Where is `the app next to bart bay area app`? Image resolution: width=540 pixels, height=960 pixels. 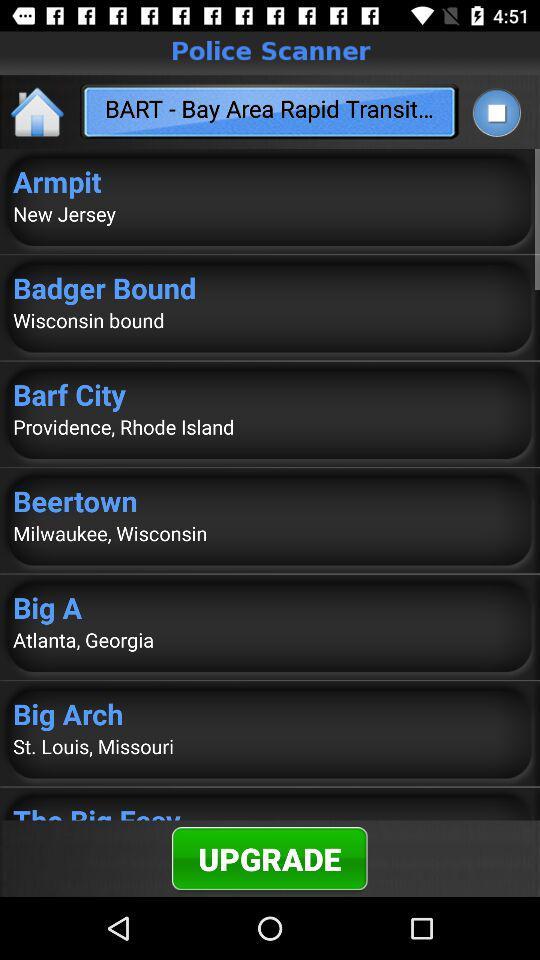
the app next to bart bay area app is located at coordinates (38, 111).